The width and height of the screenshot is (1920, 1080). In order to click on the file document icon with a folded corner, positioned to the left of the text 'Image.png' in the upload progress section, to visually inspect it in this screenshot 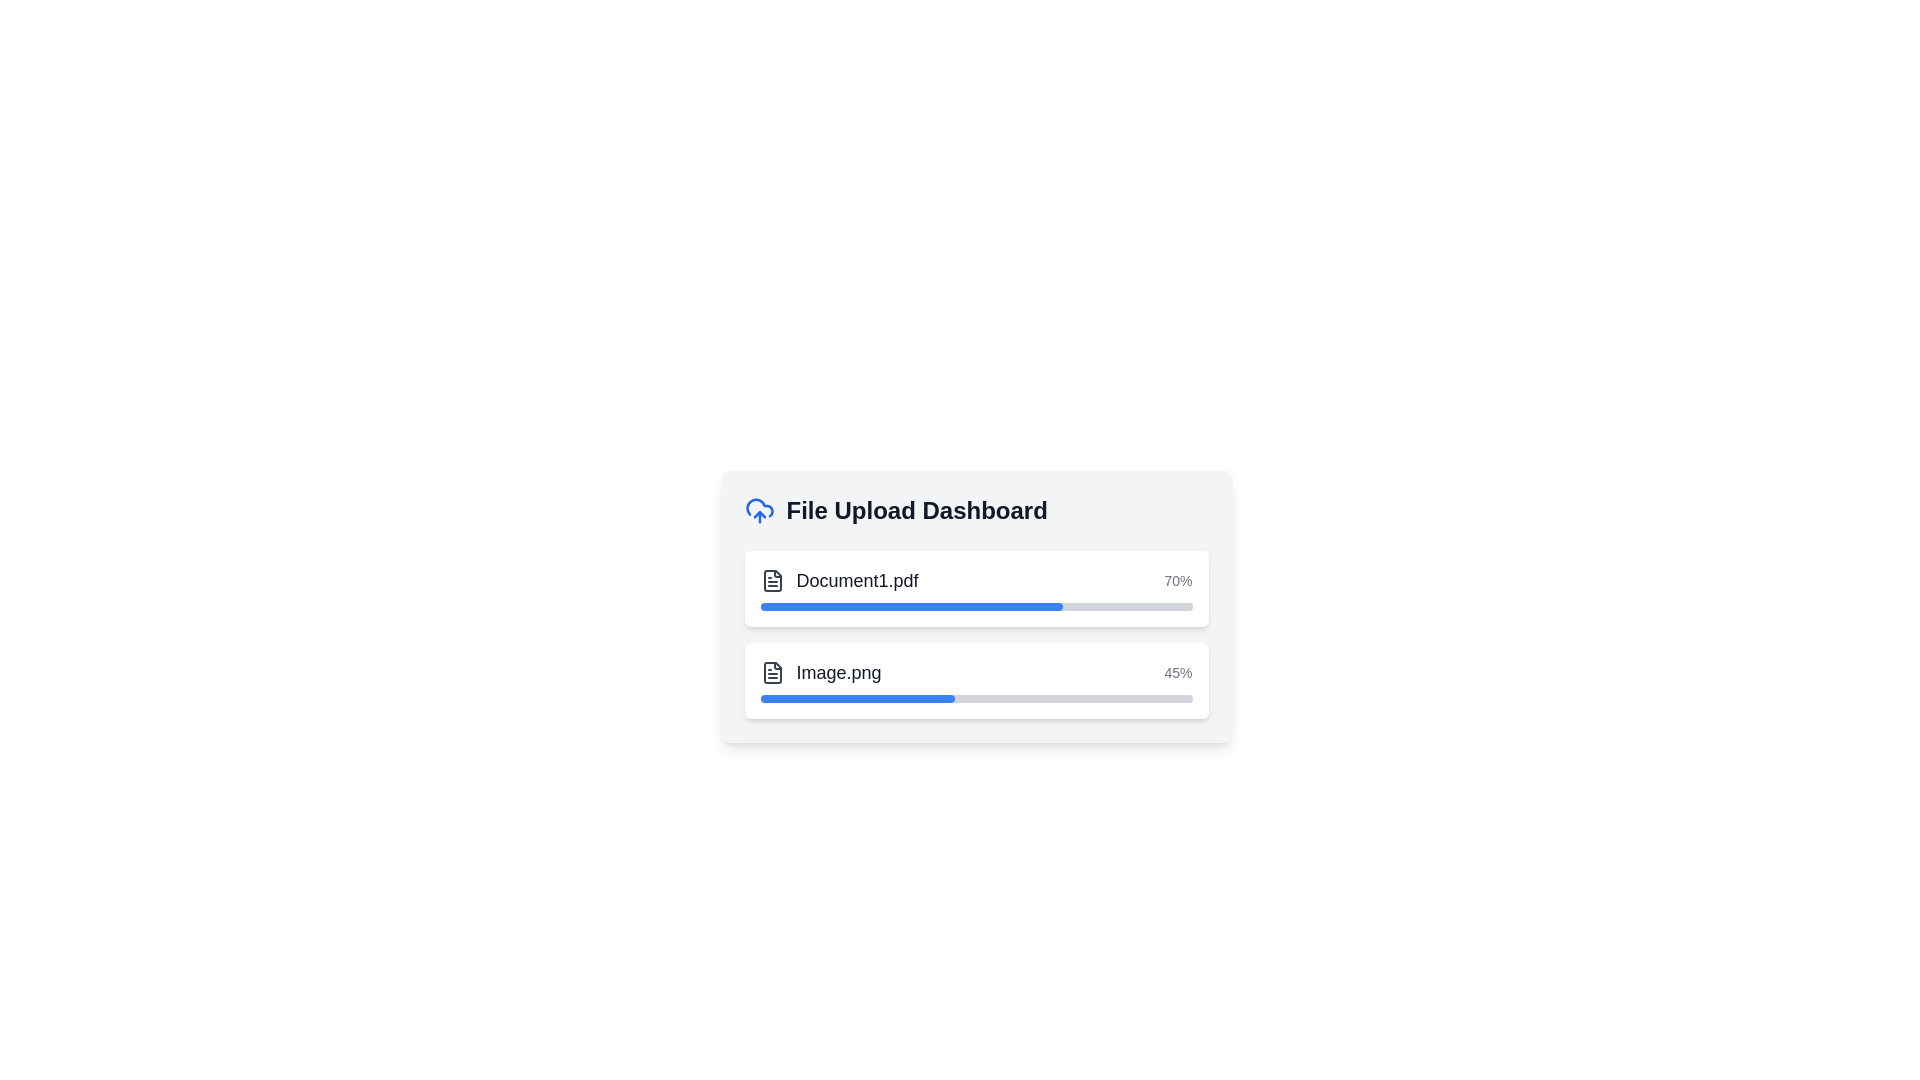, I will do `click(771, 672)`.